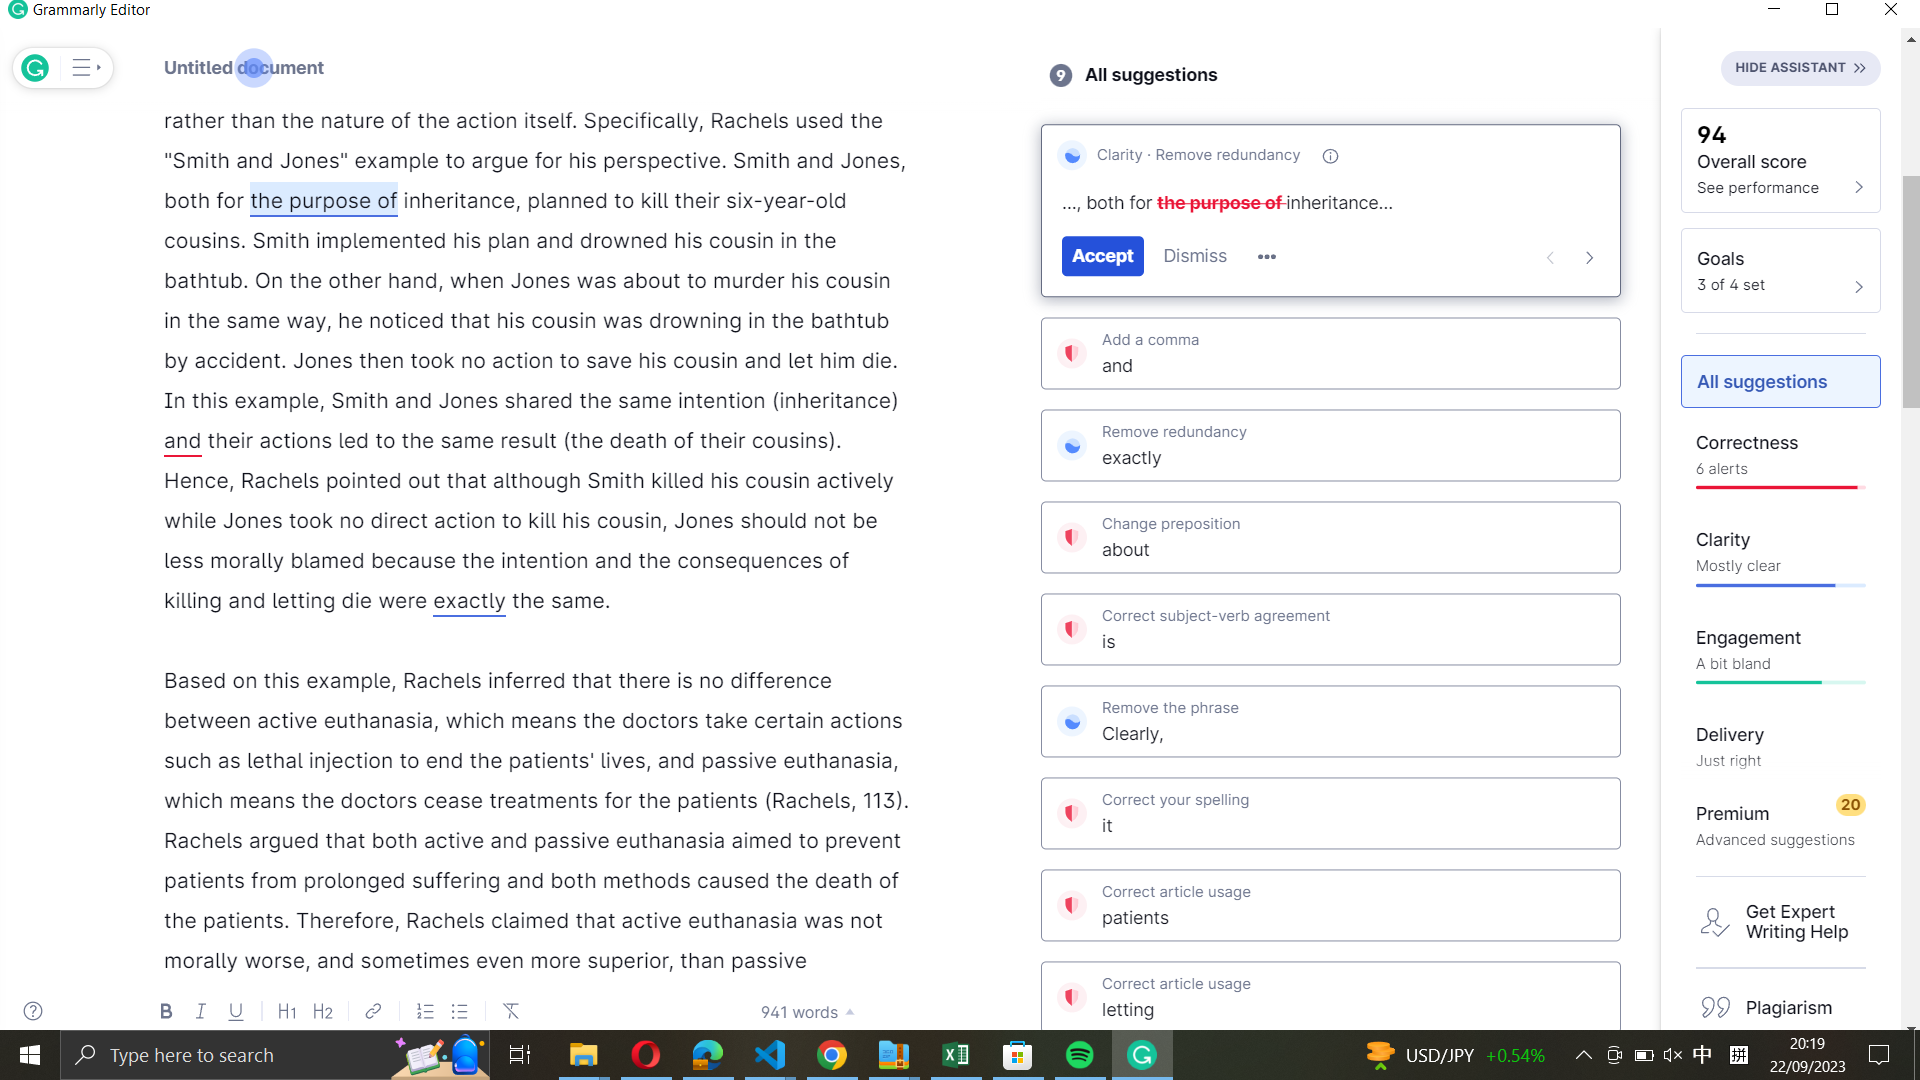 The width and height of the screenshot is (1920, 1080). I want to click on Request support from Grammarly specialist, so click(1782, 921).